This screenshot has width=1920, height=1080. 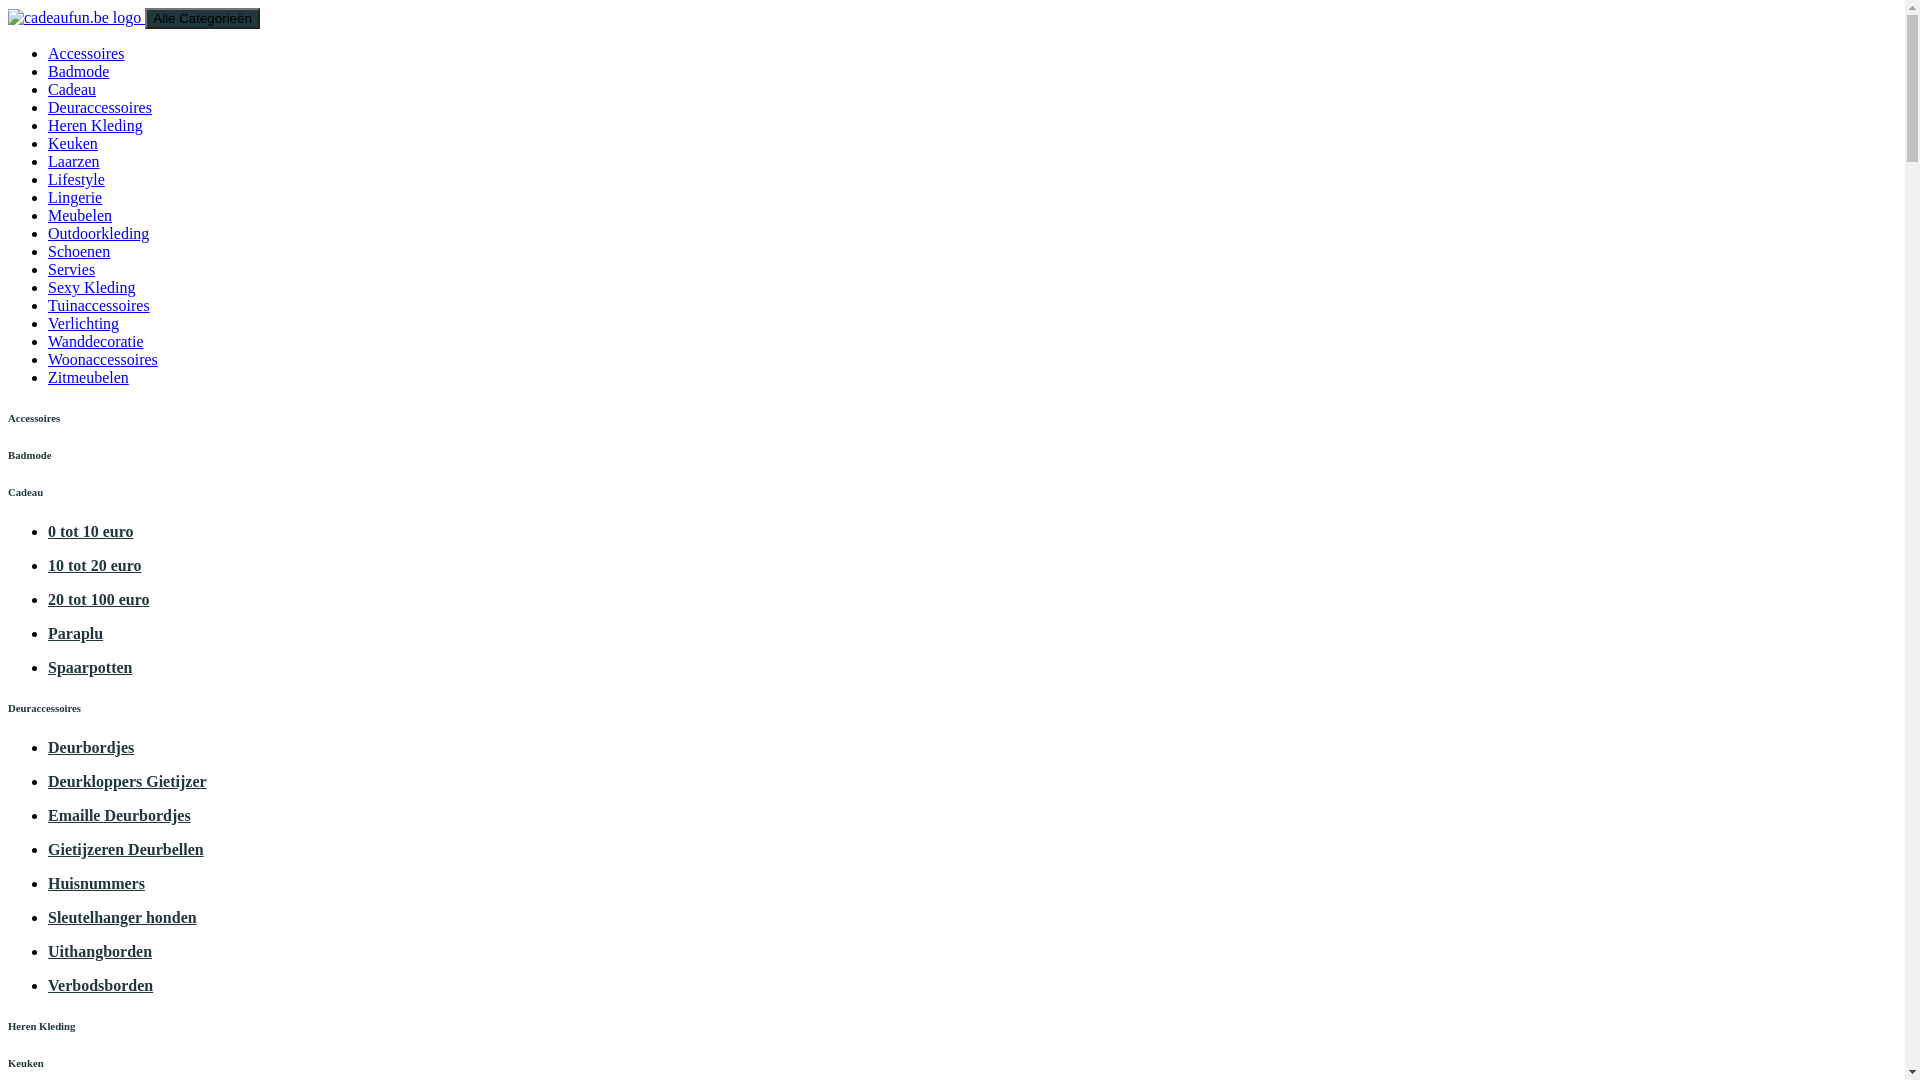 I want to click on 'Huisnummers', so click(x=95, y=882).